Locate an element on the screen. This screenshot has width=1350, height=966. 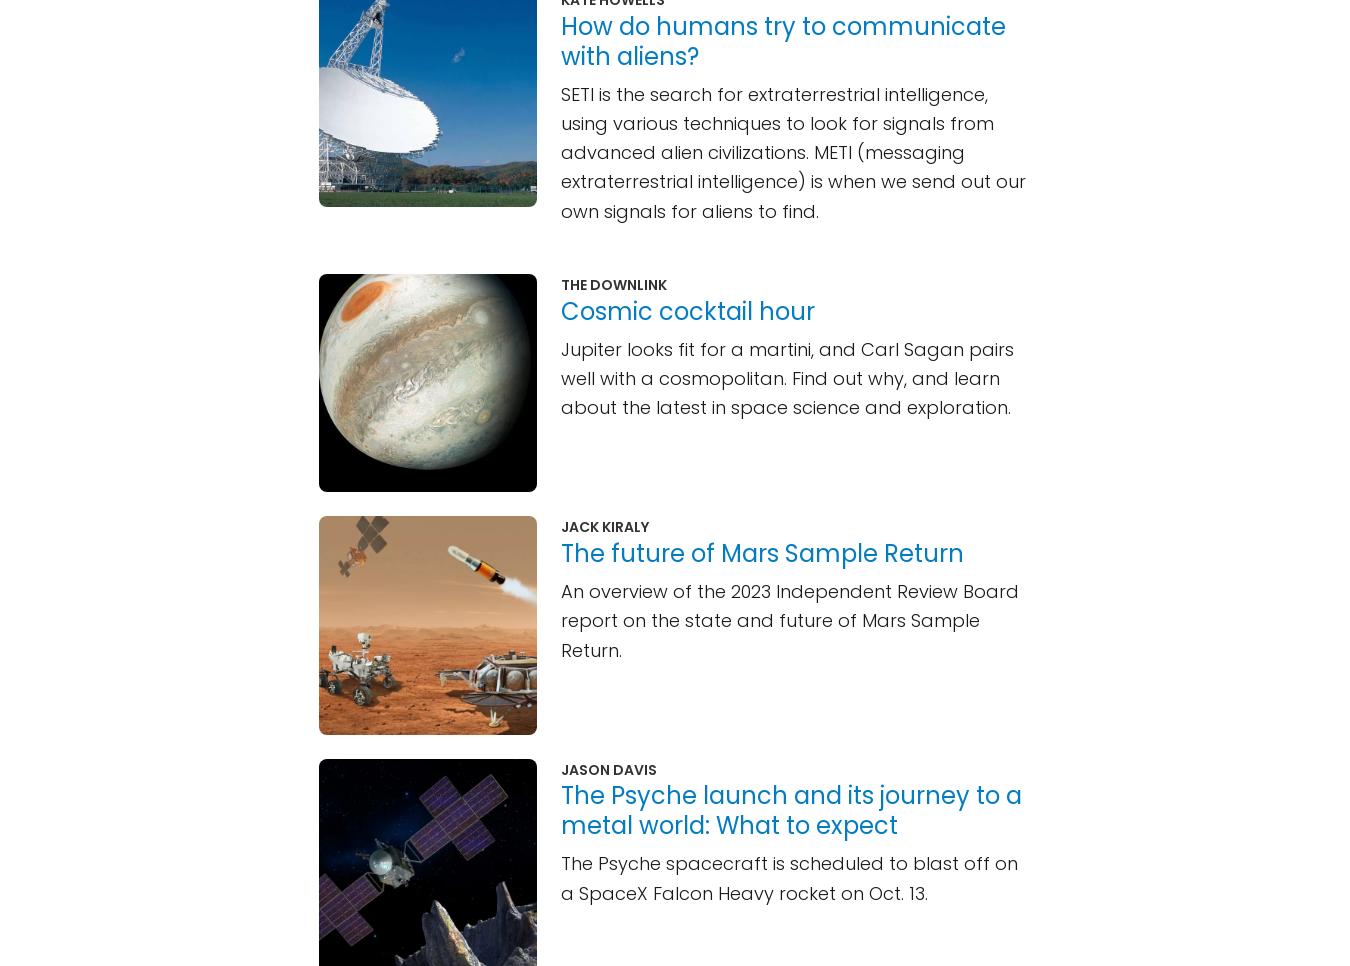
'Jupiter looks fit for a martini, and Carl Sagan pairs well with a cosmopolitan. Find out why, and learn about the latest in space science and exploration.' is located at coordinates (560, 376).